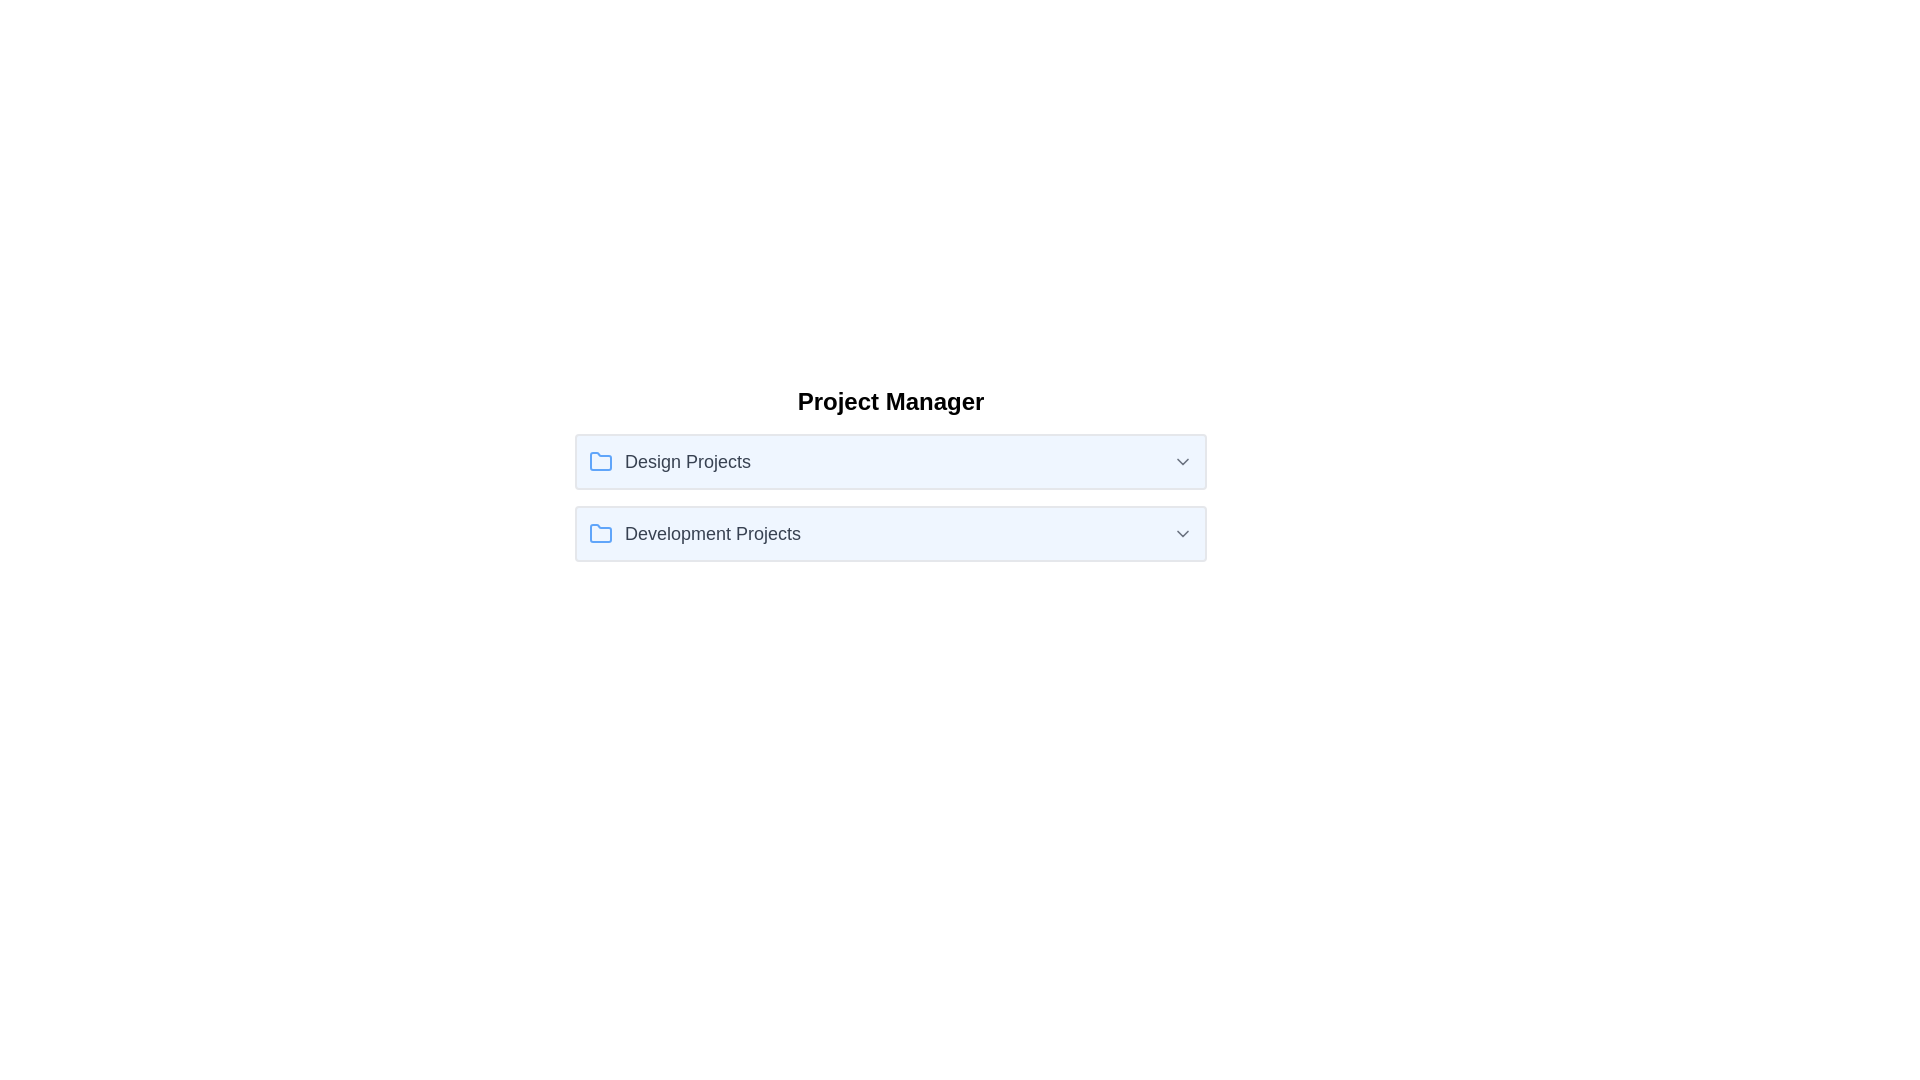  What do you see at coordinates (599, 531) in the screenshot?
I see `the folder icon located to the left of the text 'Development Projects' in the second row of the list` at bounding box center [599, 531].